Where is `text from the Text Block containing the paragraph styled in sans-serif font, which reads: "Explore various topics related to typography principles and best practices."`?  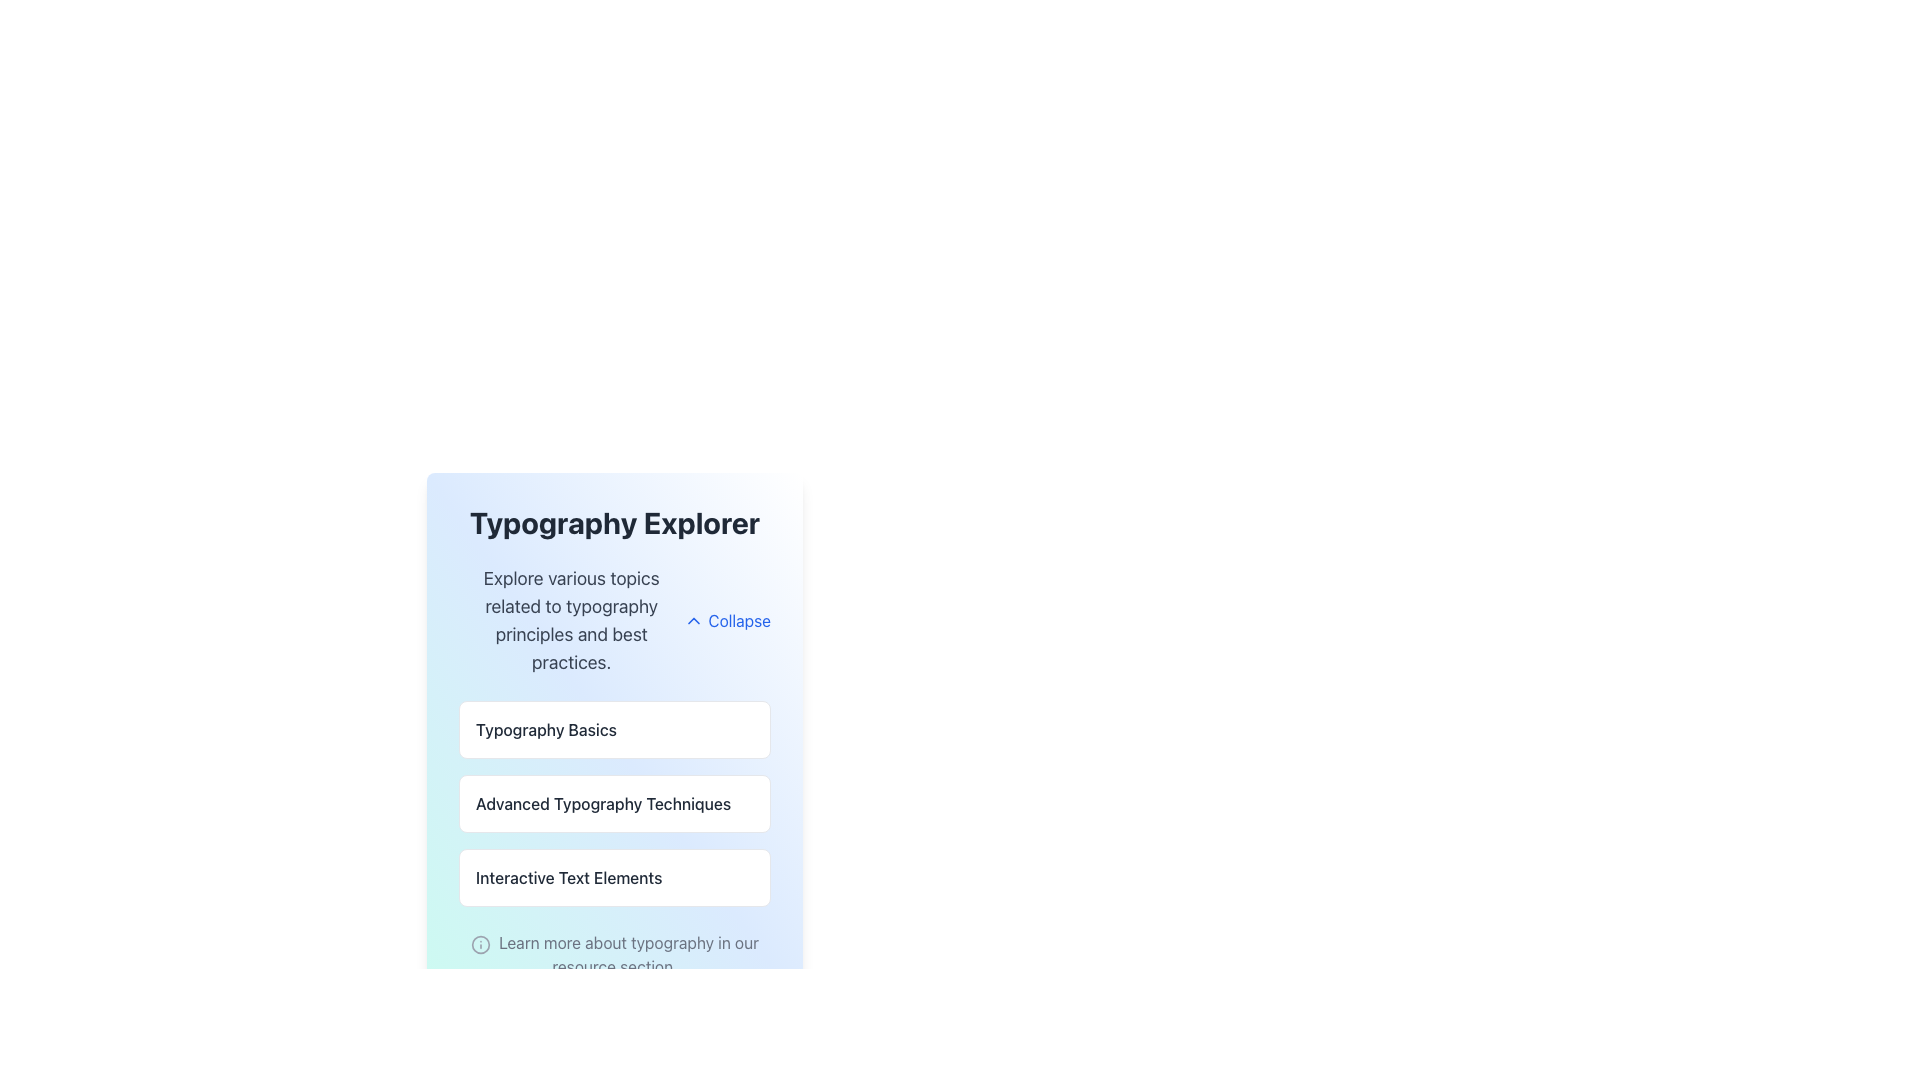
text from the Text Block containing the paragraph styled in sans-serif font, which reads: "Explore various topics related to typography principles and best practices." is located at coordinates (570, 620).